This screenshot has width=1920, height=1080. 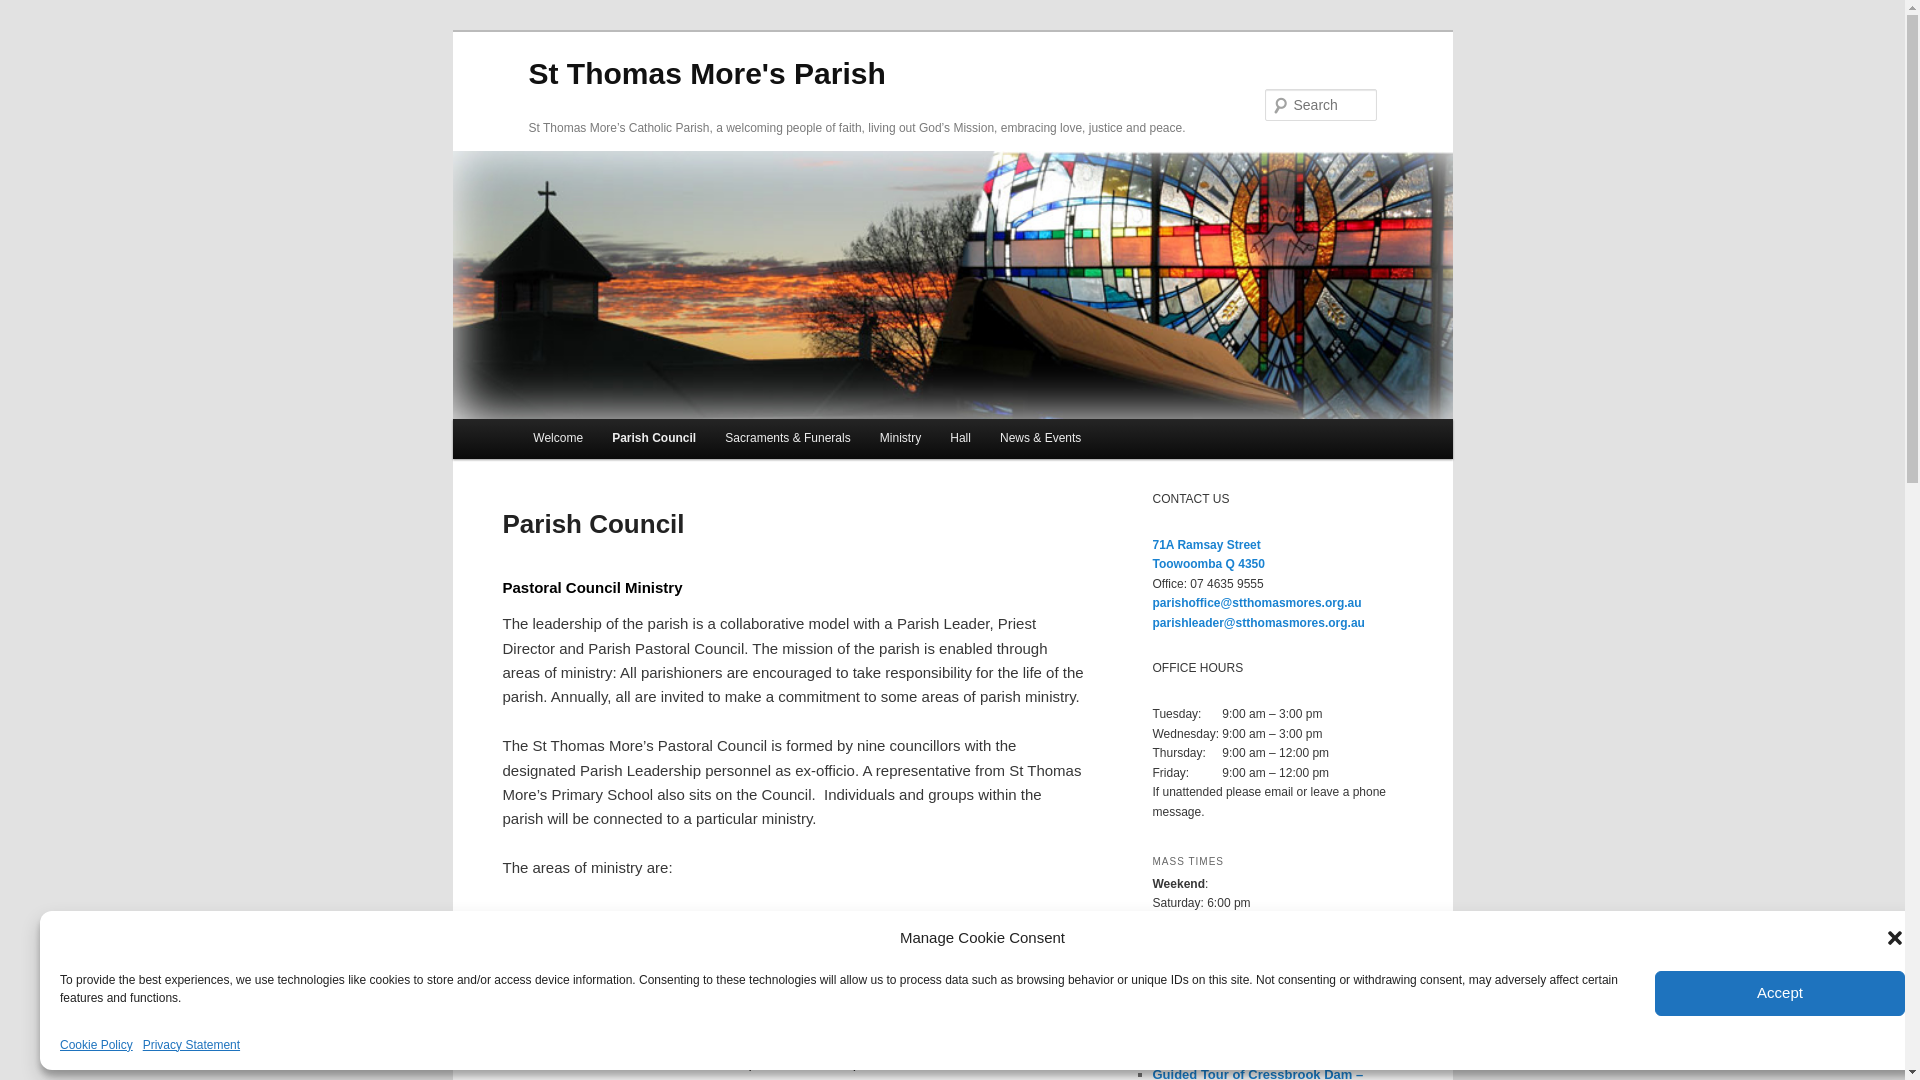 What do you see at coordinates (1152, 555) in the screenshot?
I see `'71A Ramsay Street` at bounding box center [1152, 555].